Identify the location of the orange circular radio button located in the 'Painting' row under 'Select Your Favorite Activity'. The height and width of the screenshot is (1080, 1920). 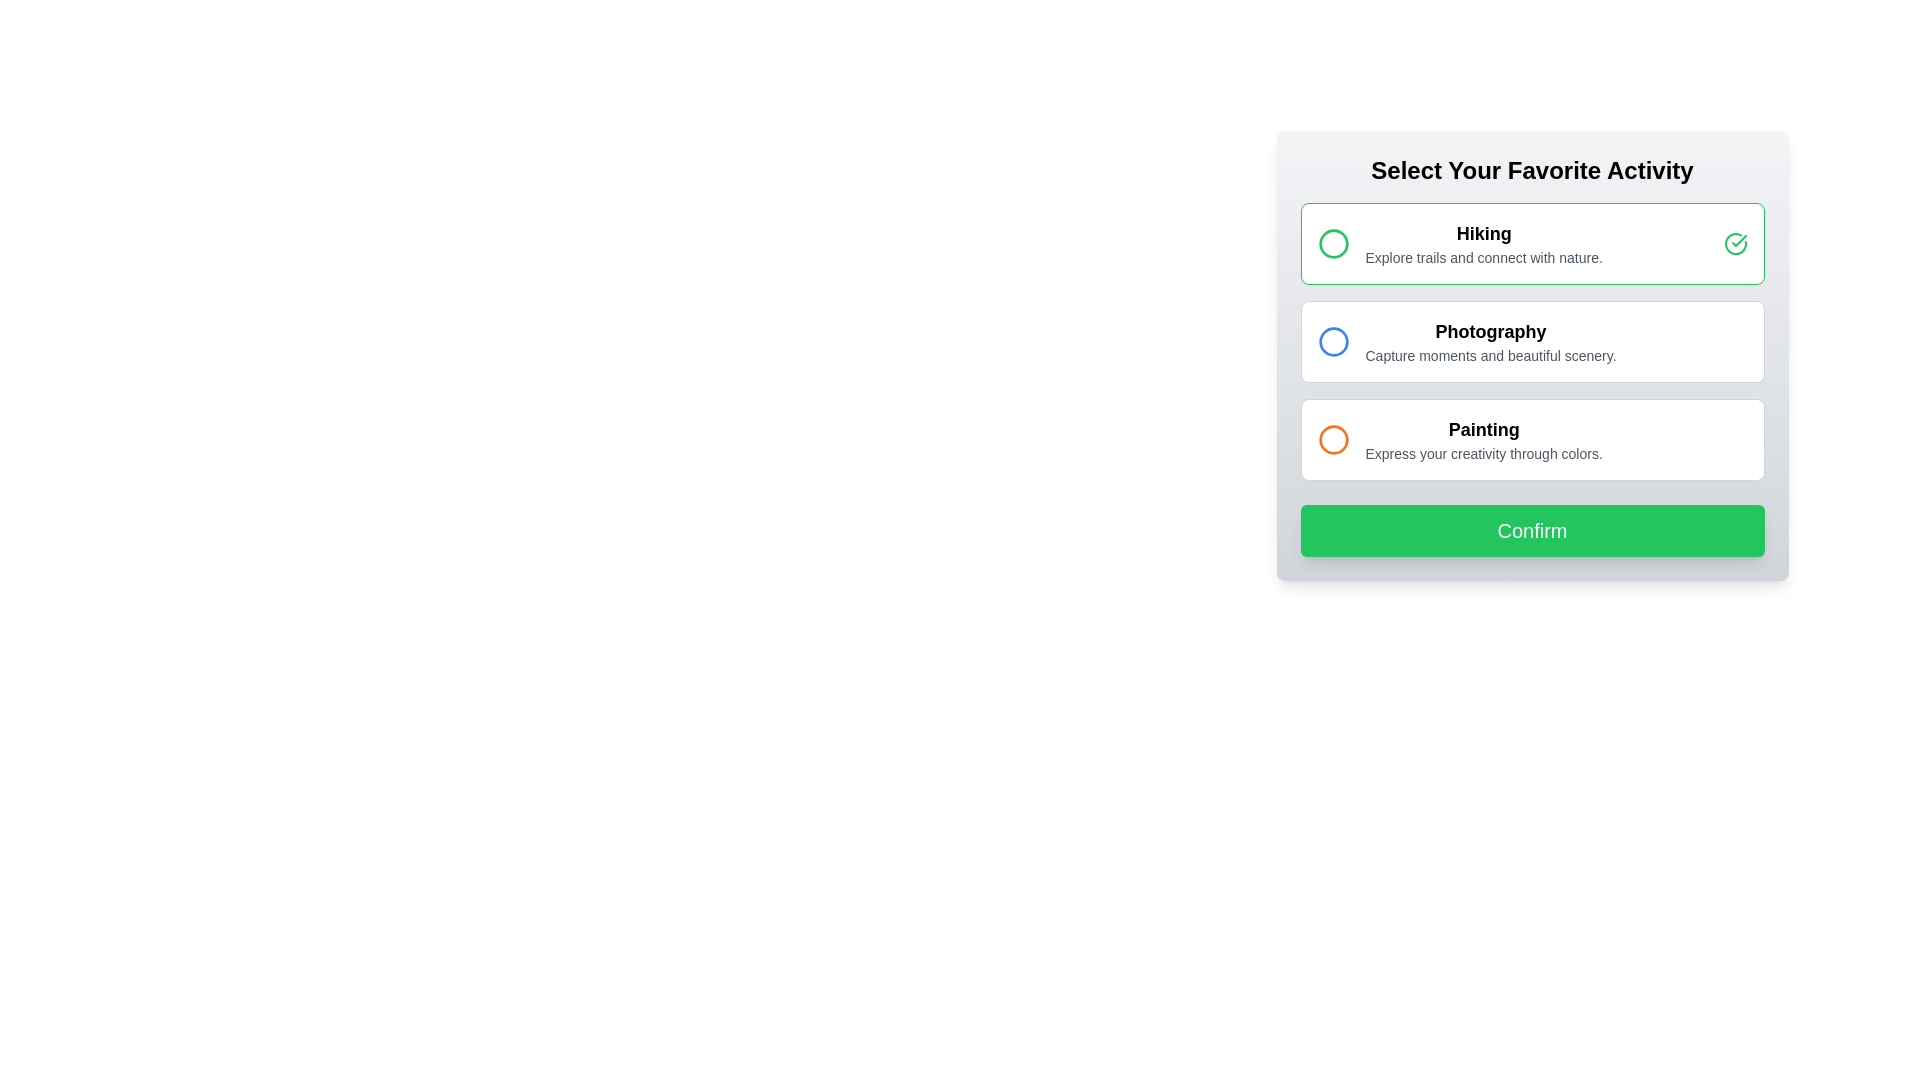
(1333, 438).